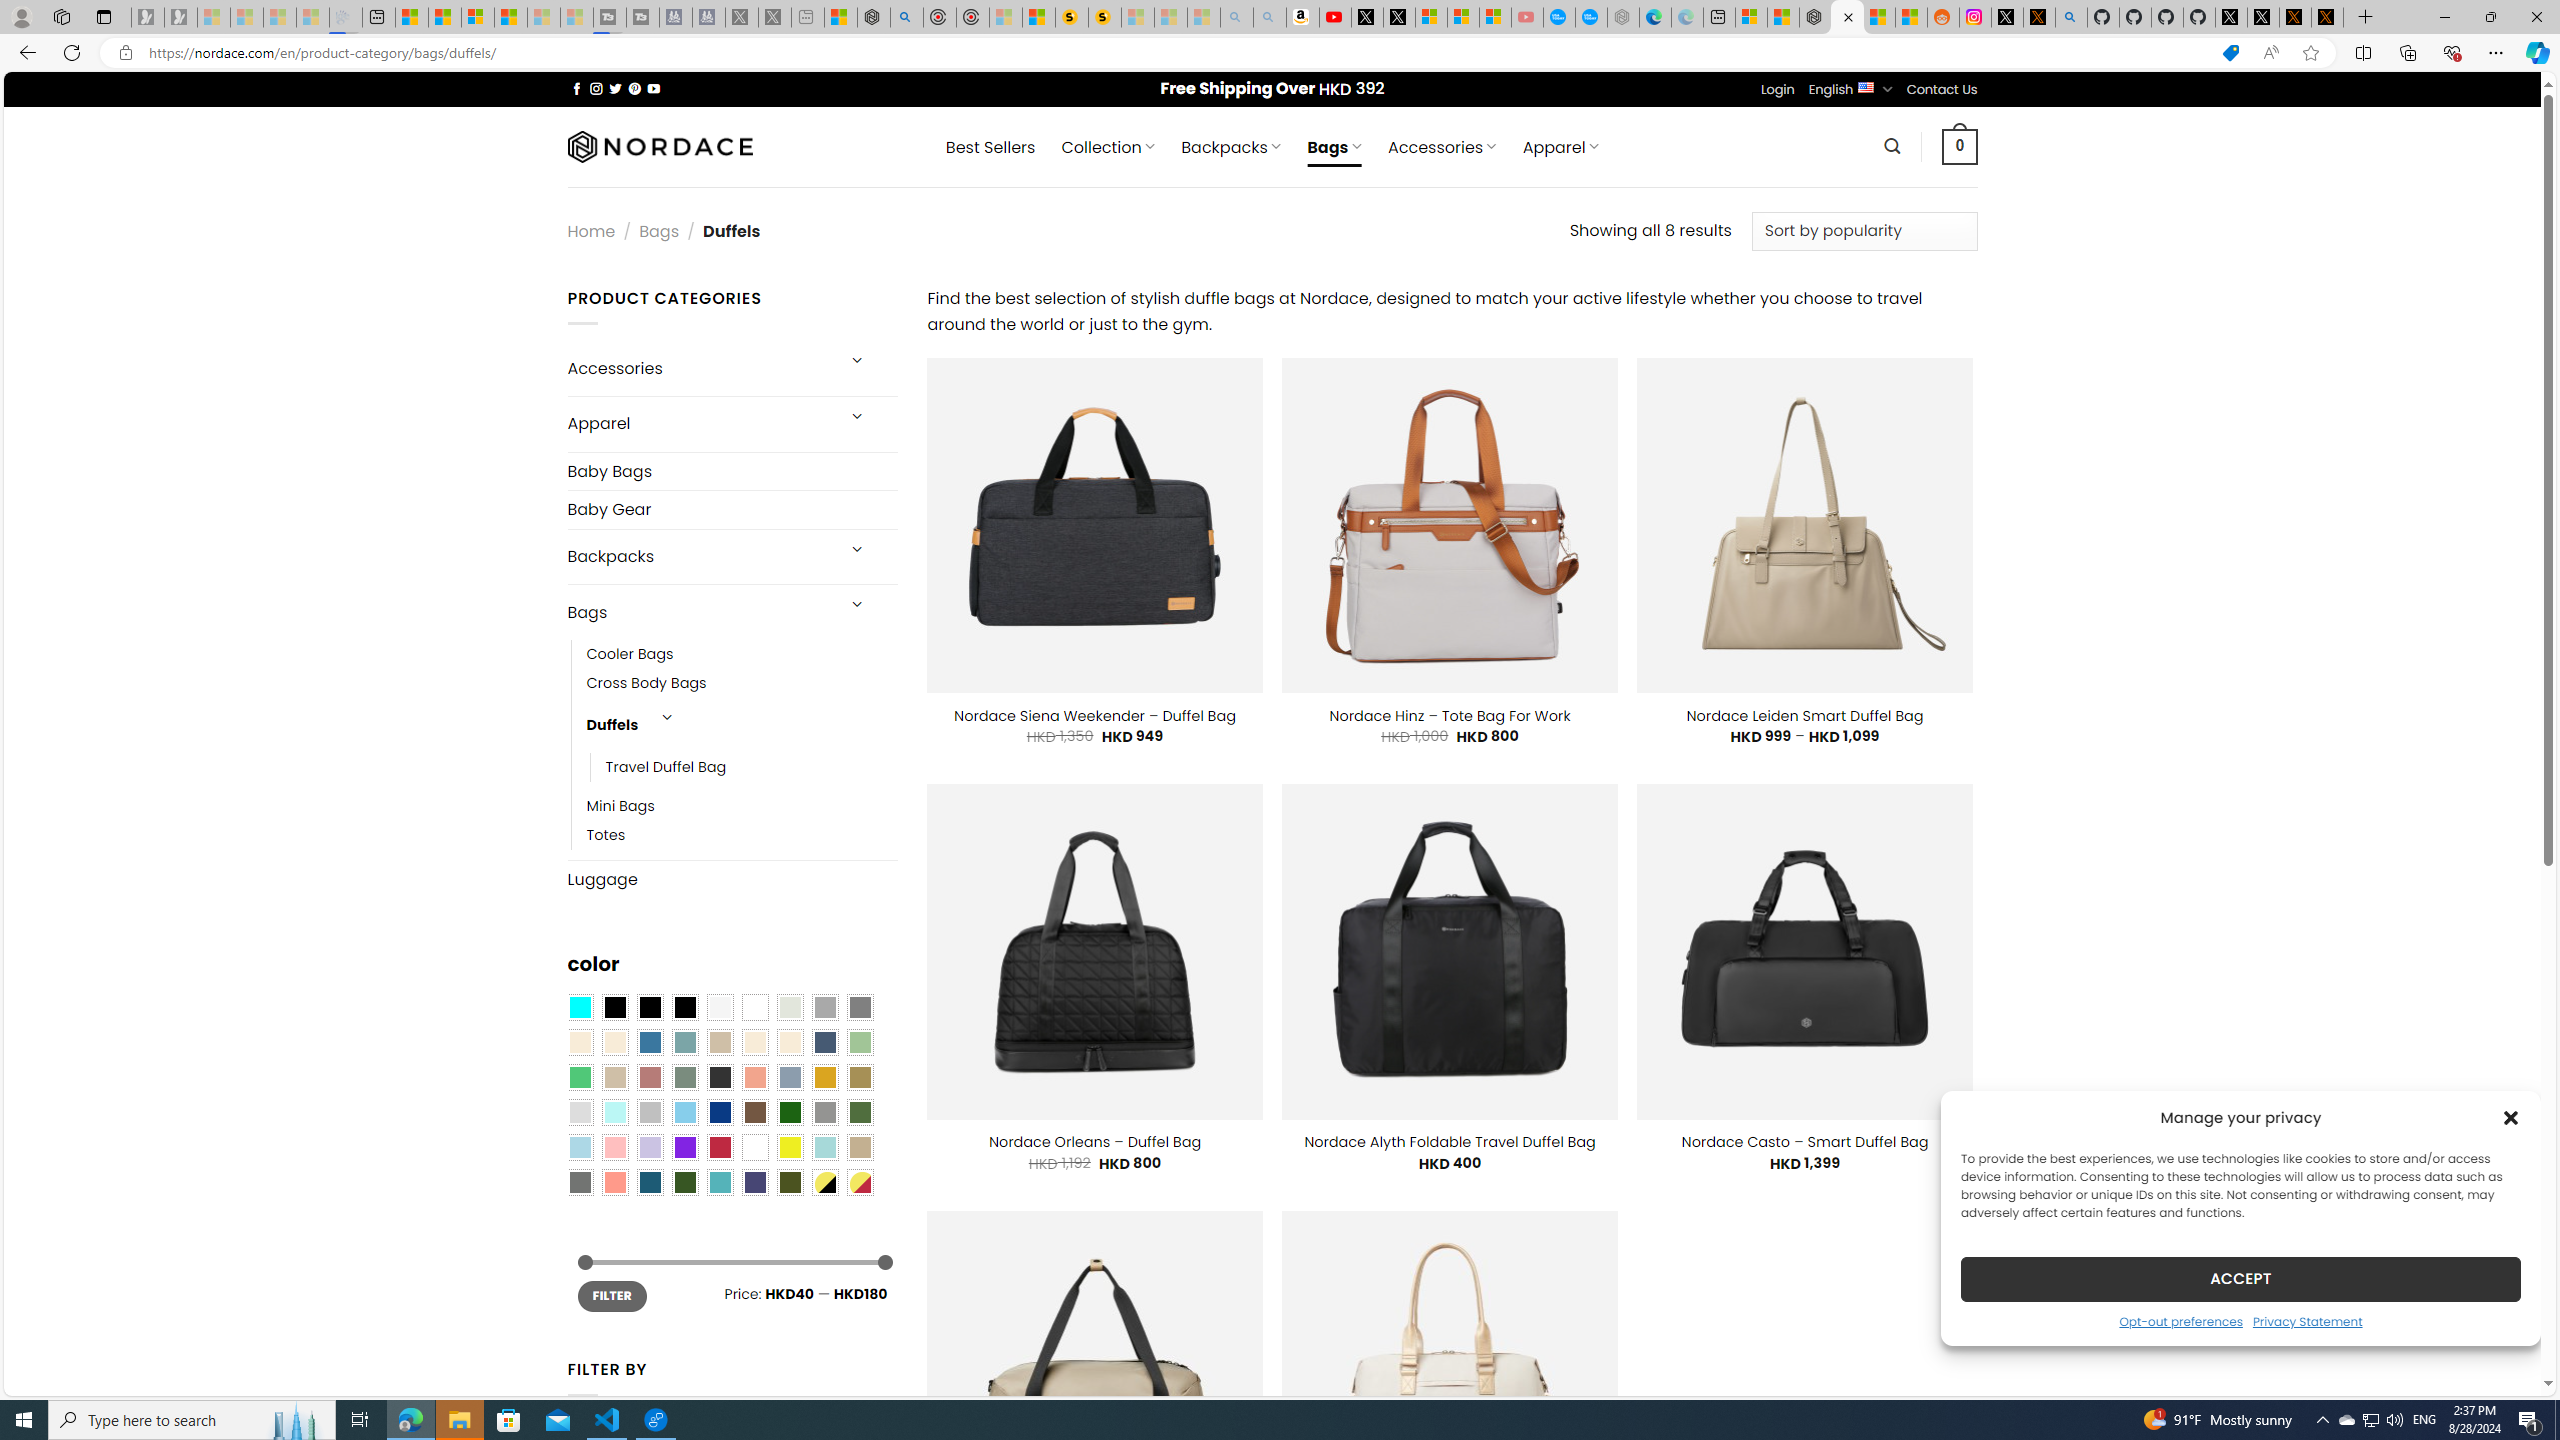 The image size is (2560, 1440). I want to click on 'Peach Pink', so click(613, 1182).